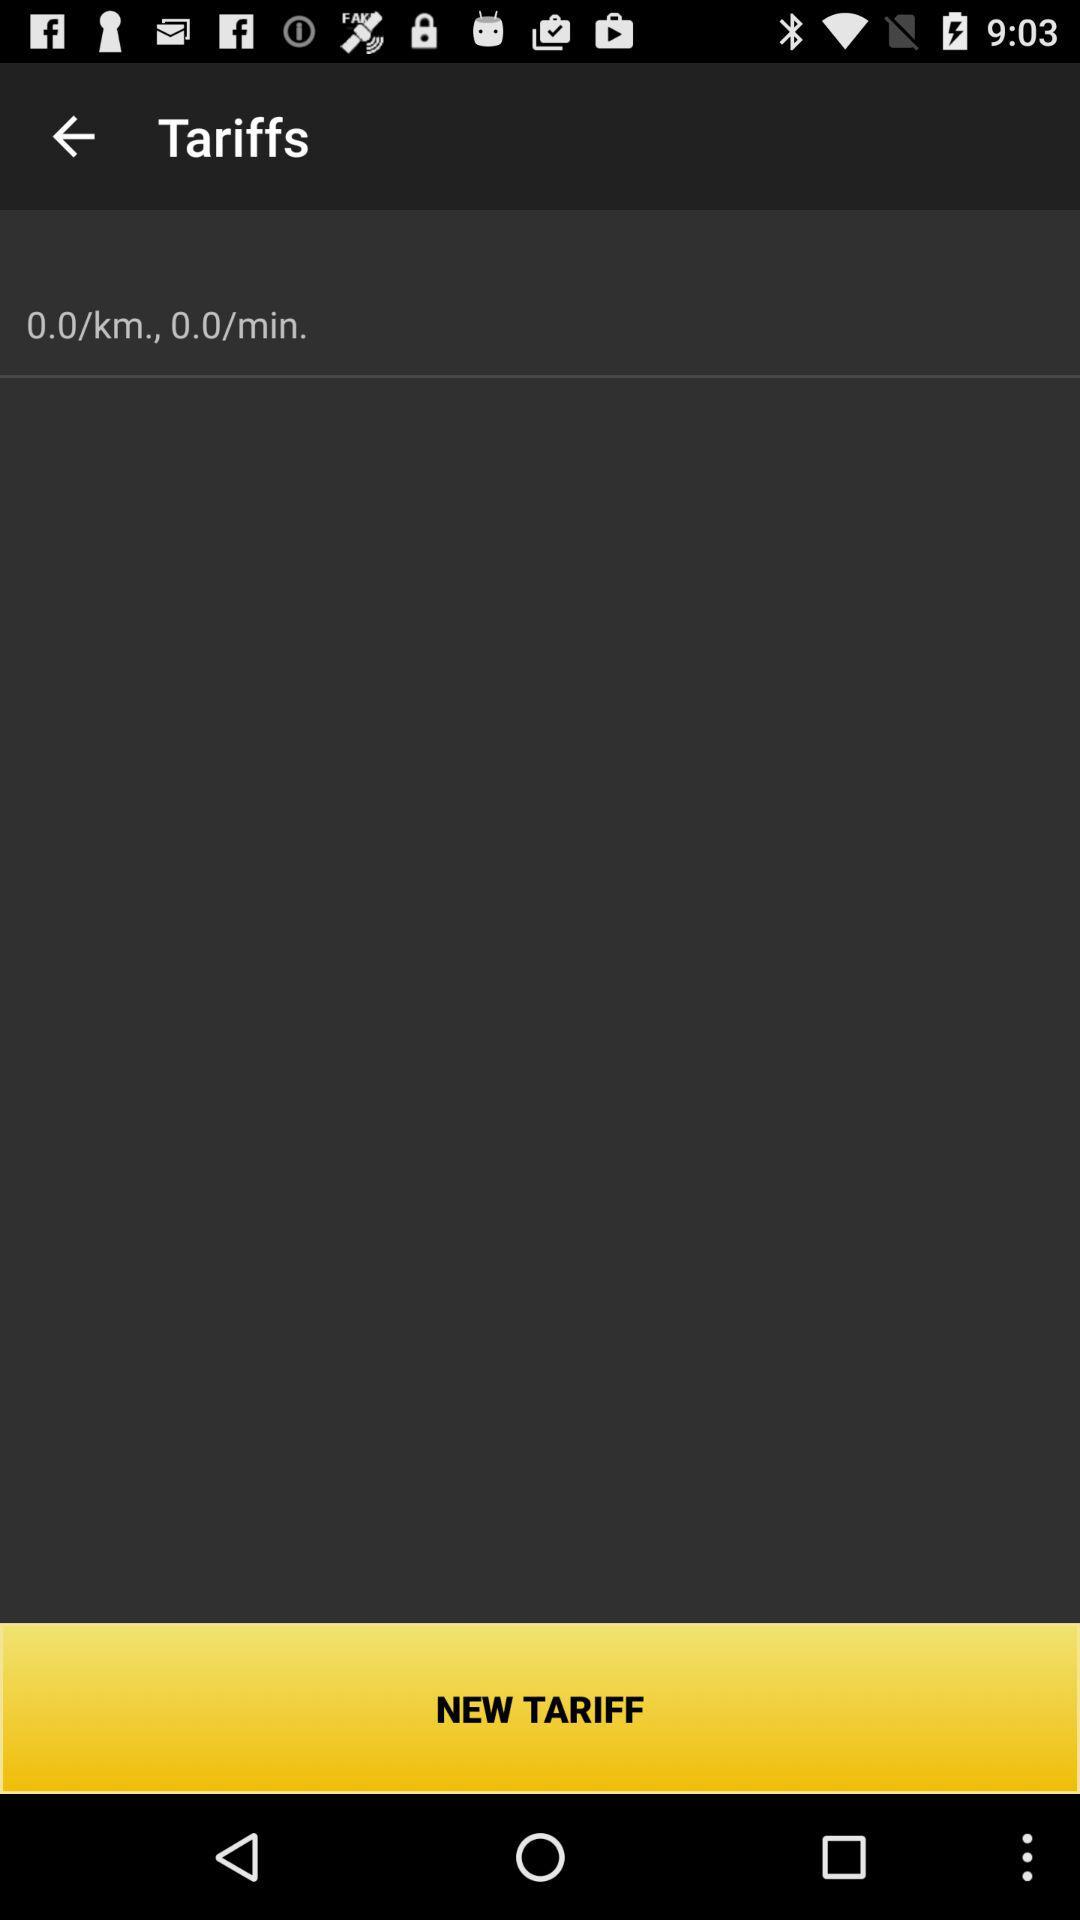  I want to click on the item above 0 0 km, so click(72, 135).